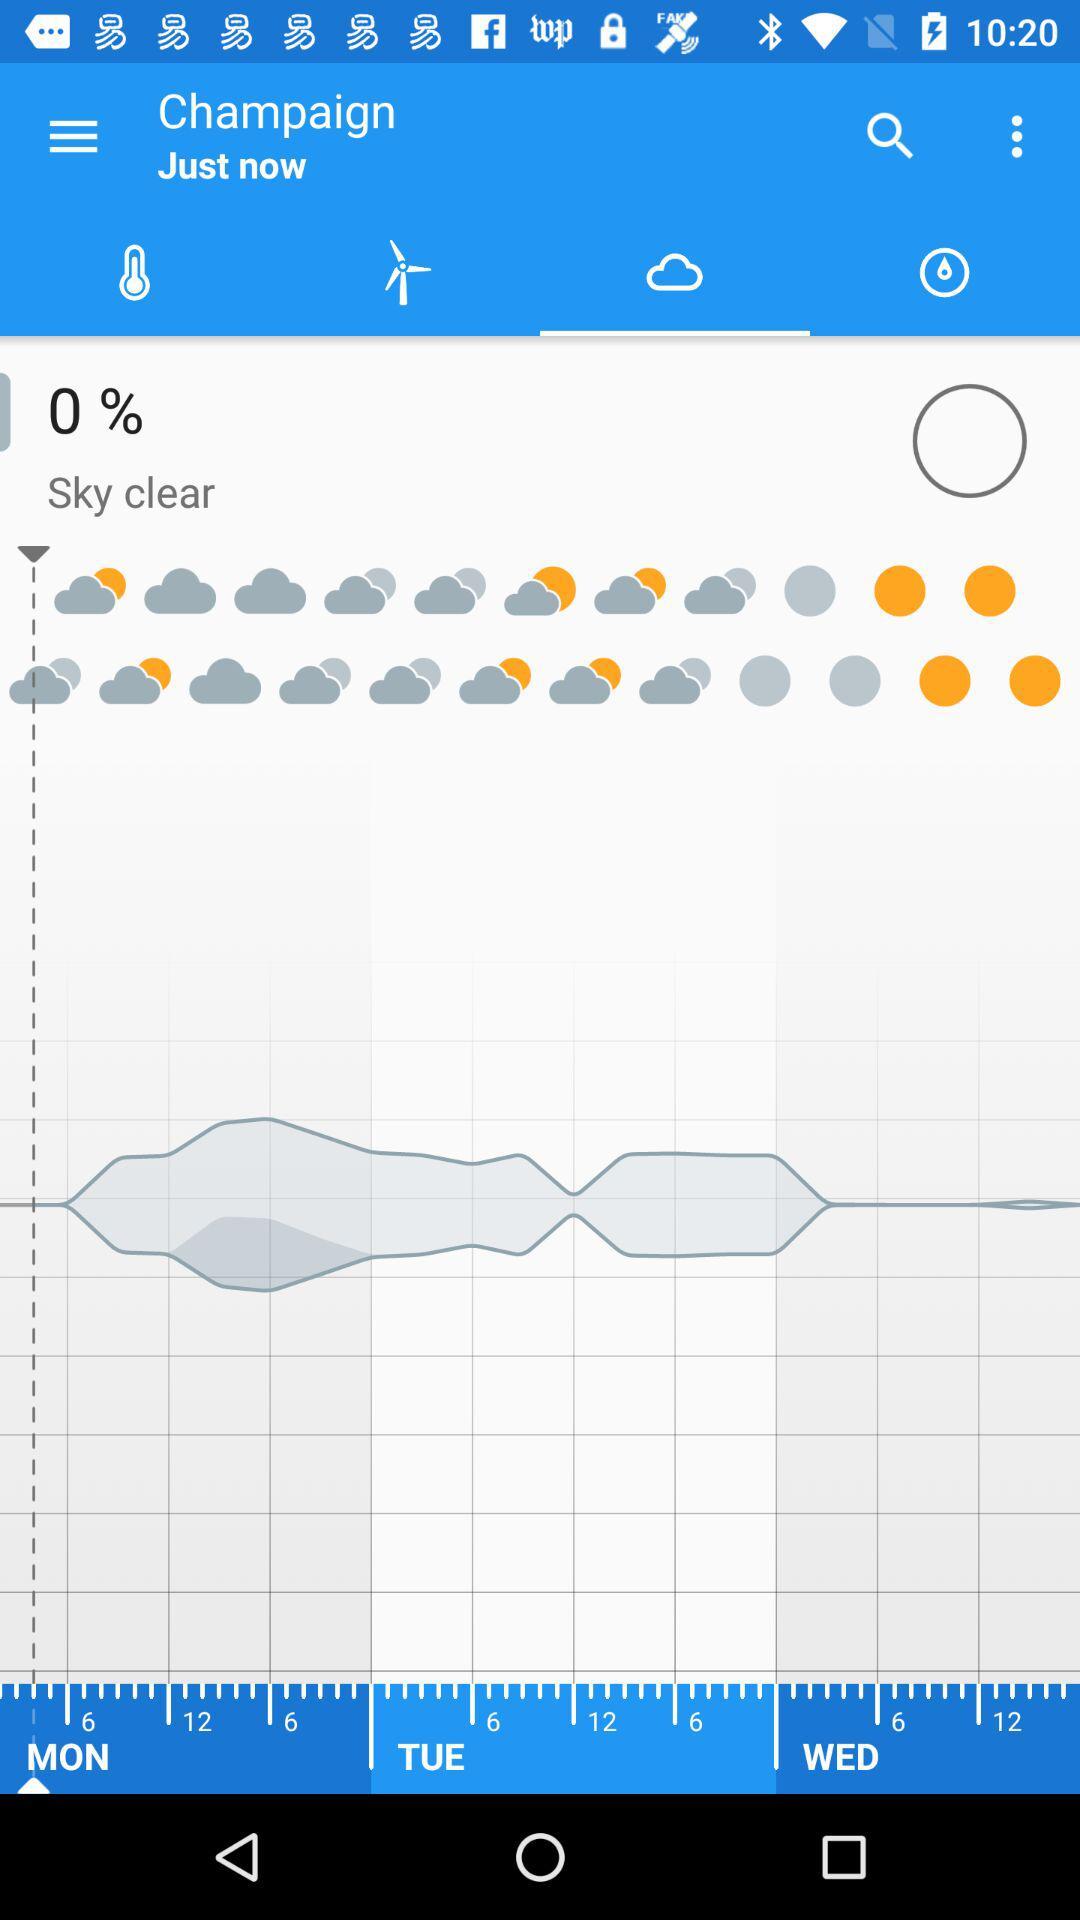 Image resolution: width=1080 pixels, height=1920 pixels. Describe the element at coordinates (72, 135) in the screenshot. I see `the icon to the left of champaign item` at that location.